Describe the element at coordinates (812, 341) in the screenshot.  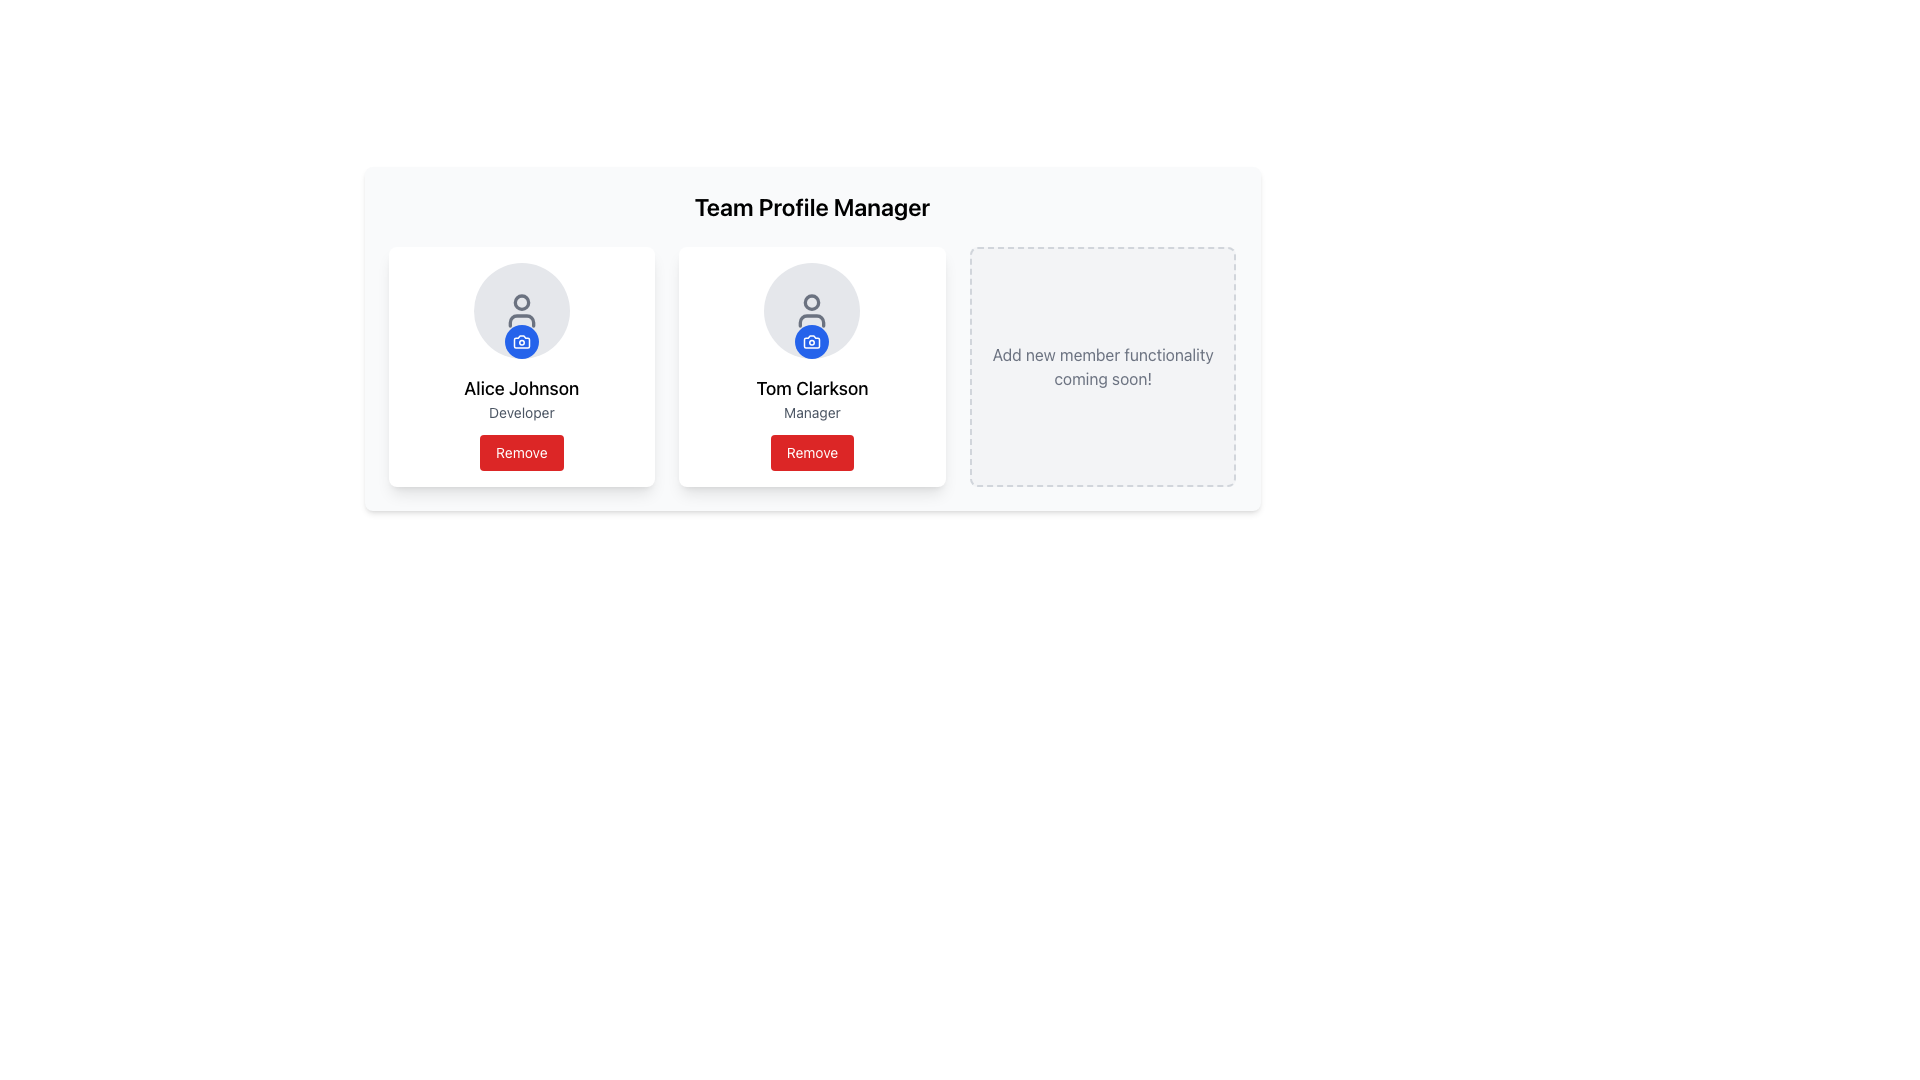
I see `the profile picture icon representing Tom Clarkson within the Team Profile Manager section of the profile card` at that location.